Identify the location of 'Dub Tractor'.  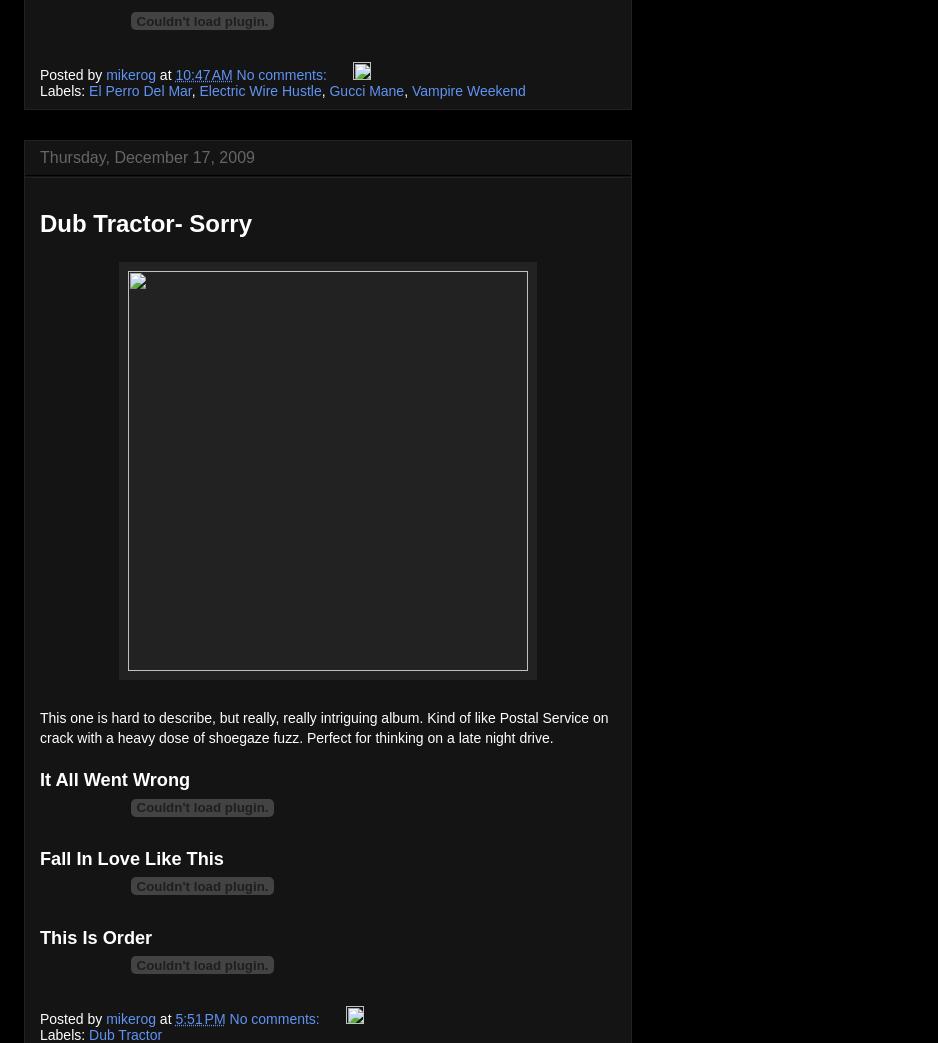
(124, 1034).